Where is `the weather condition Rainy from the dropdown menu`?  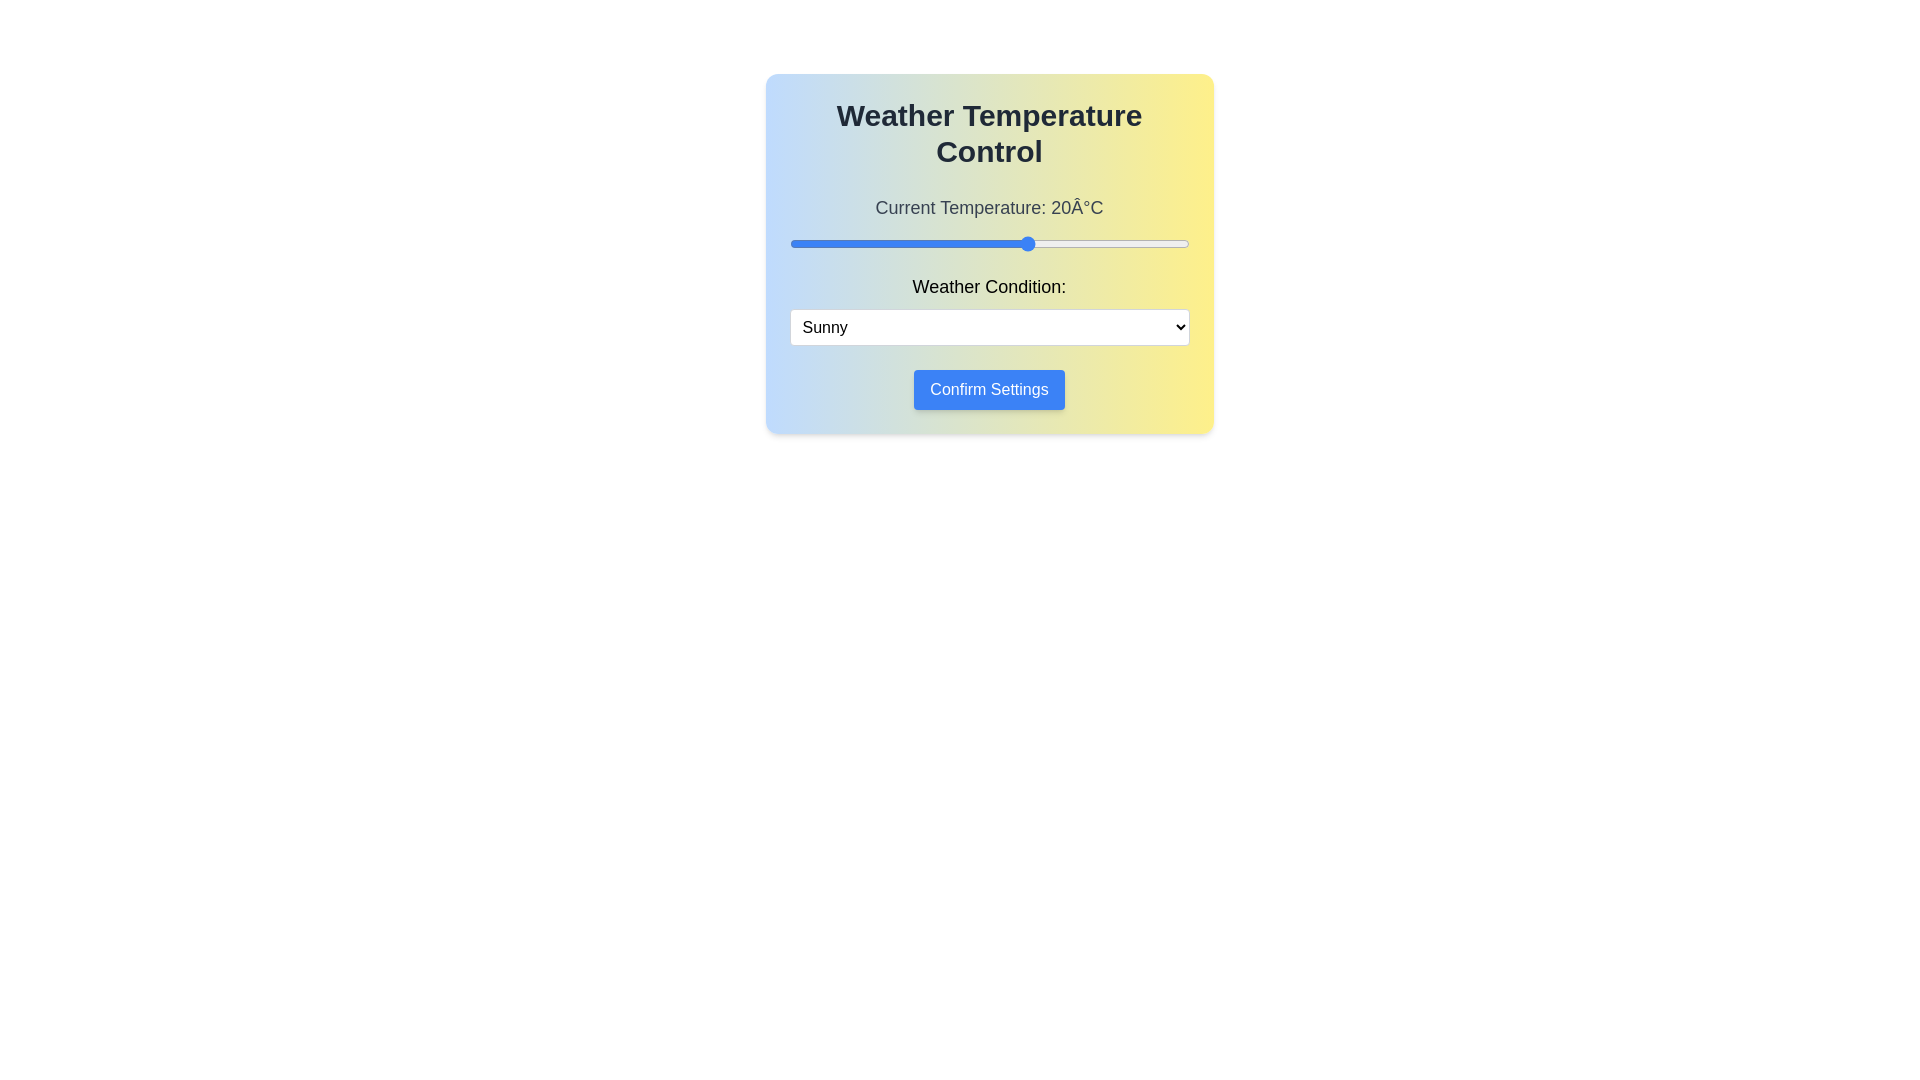 the weather condition Rainy from the dropdown menu is located at coordinates (989, 326).